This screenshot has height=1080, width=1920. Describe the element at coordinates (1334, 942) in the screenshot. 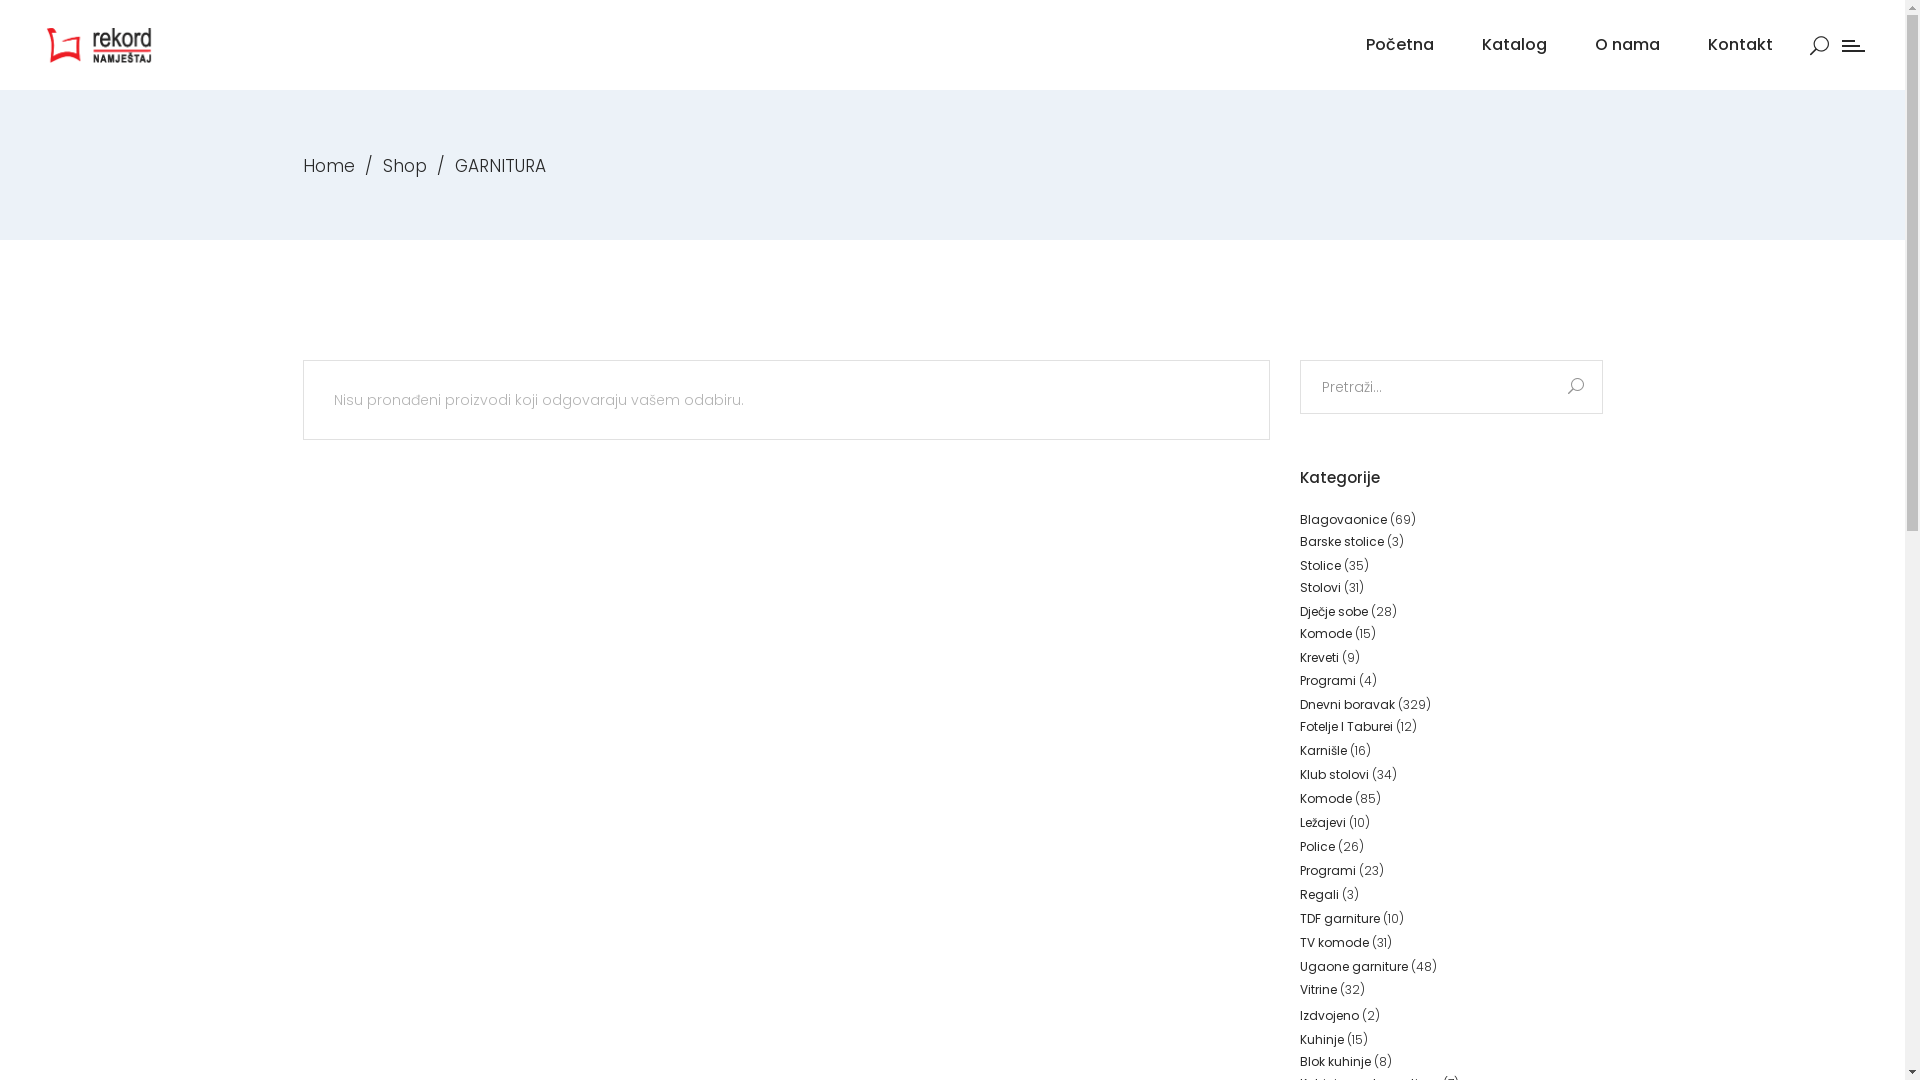

I see `'TV komode'` at that location.